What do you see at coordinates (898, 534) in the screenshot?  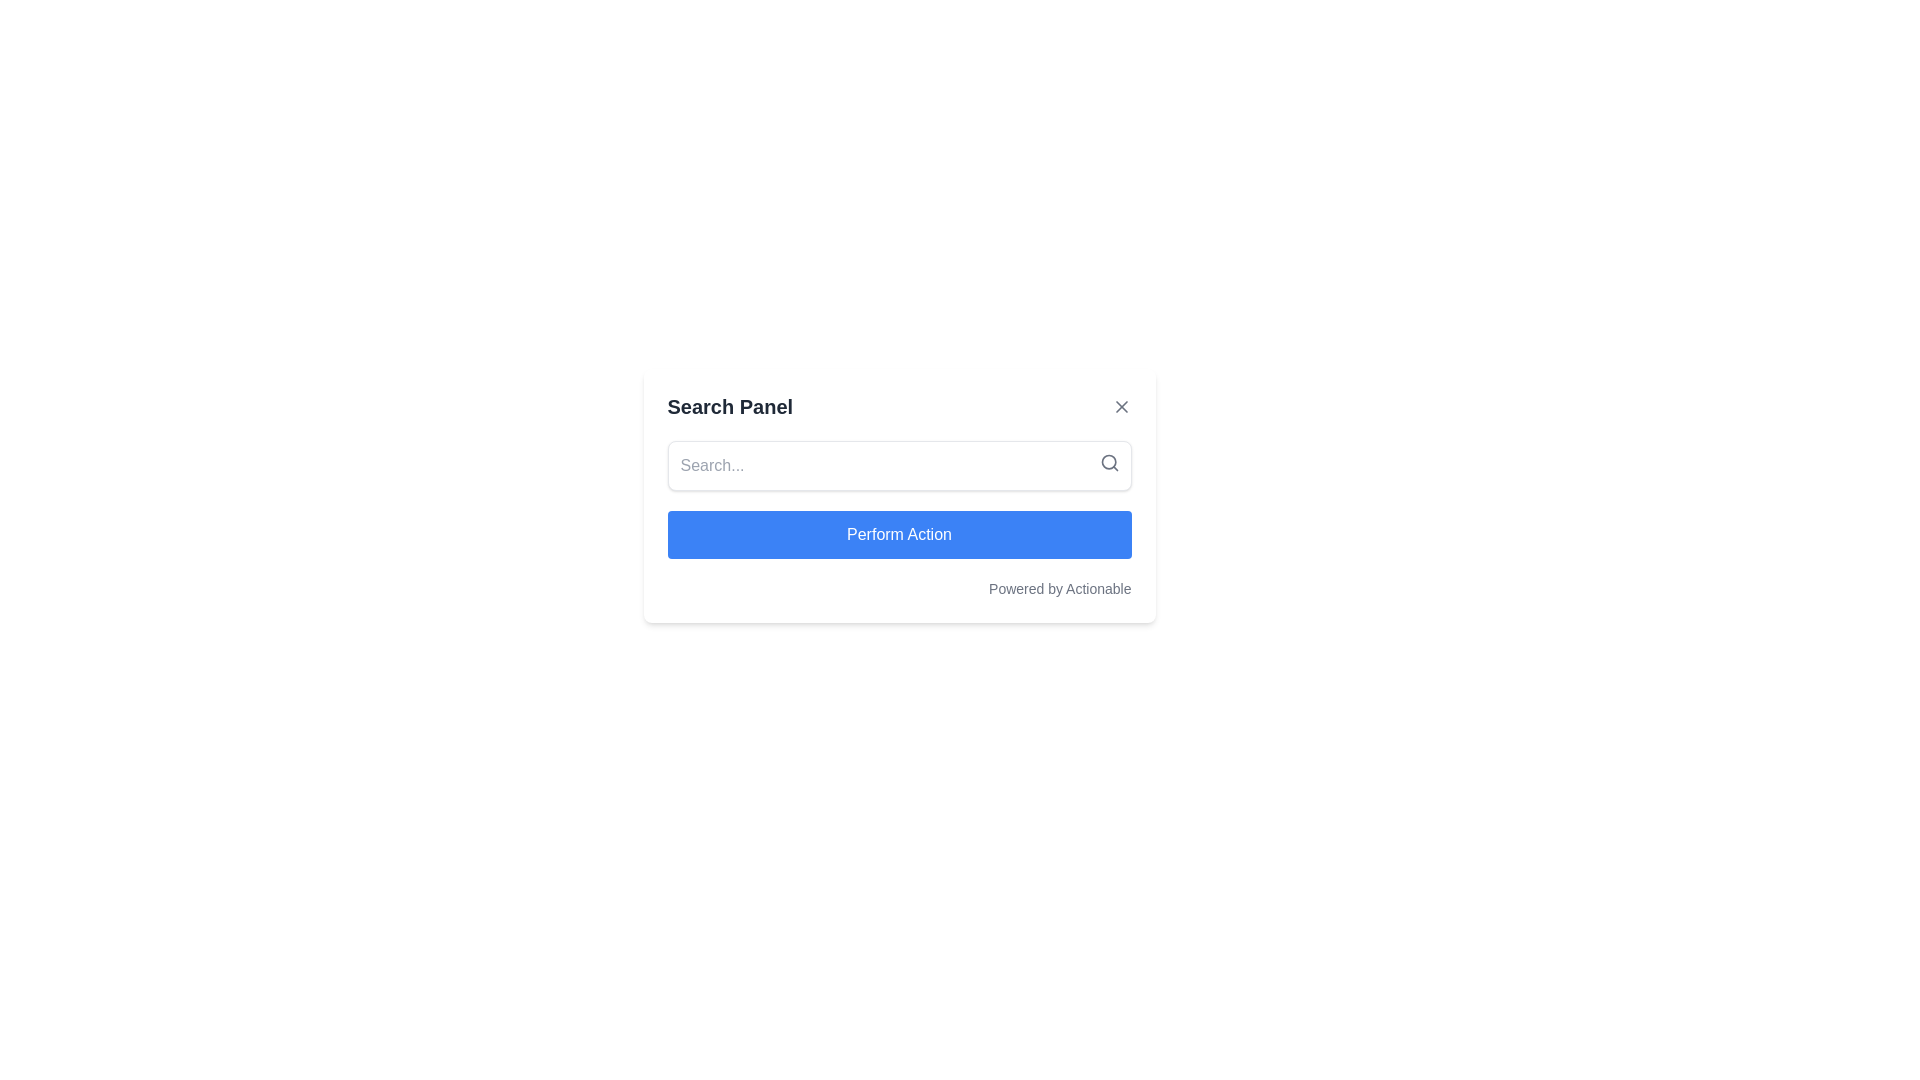 I see `the rectangular button with a blue background and white text reading 'Perform Action'` at bounding box center [898, 534].